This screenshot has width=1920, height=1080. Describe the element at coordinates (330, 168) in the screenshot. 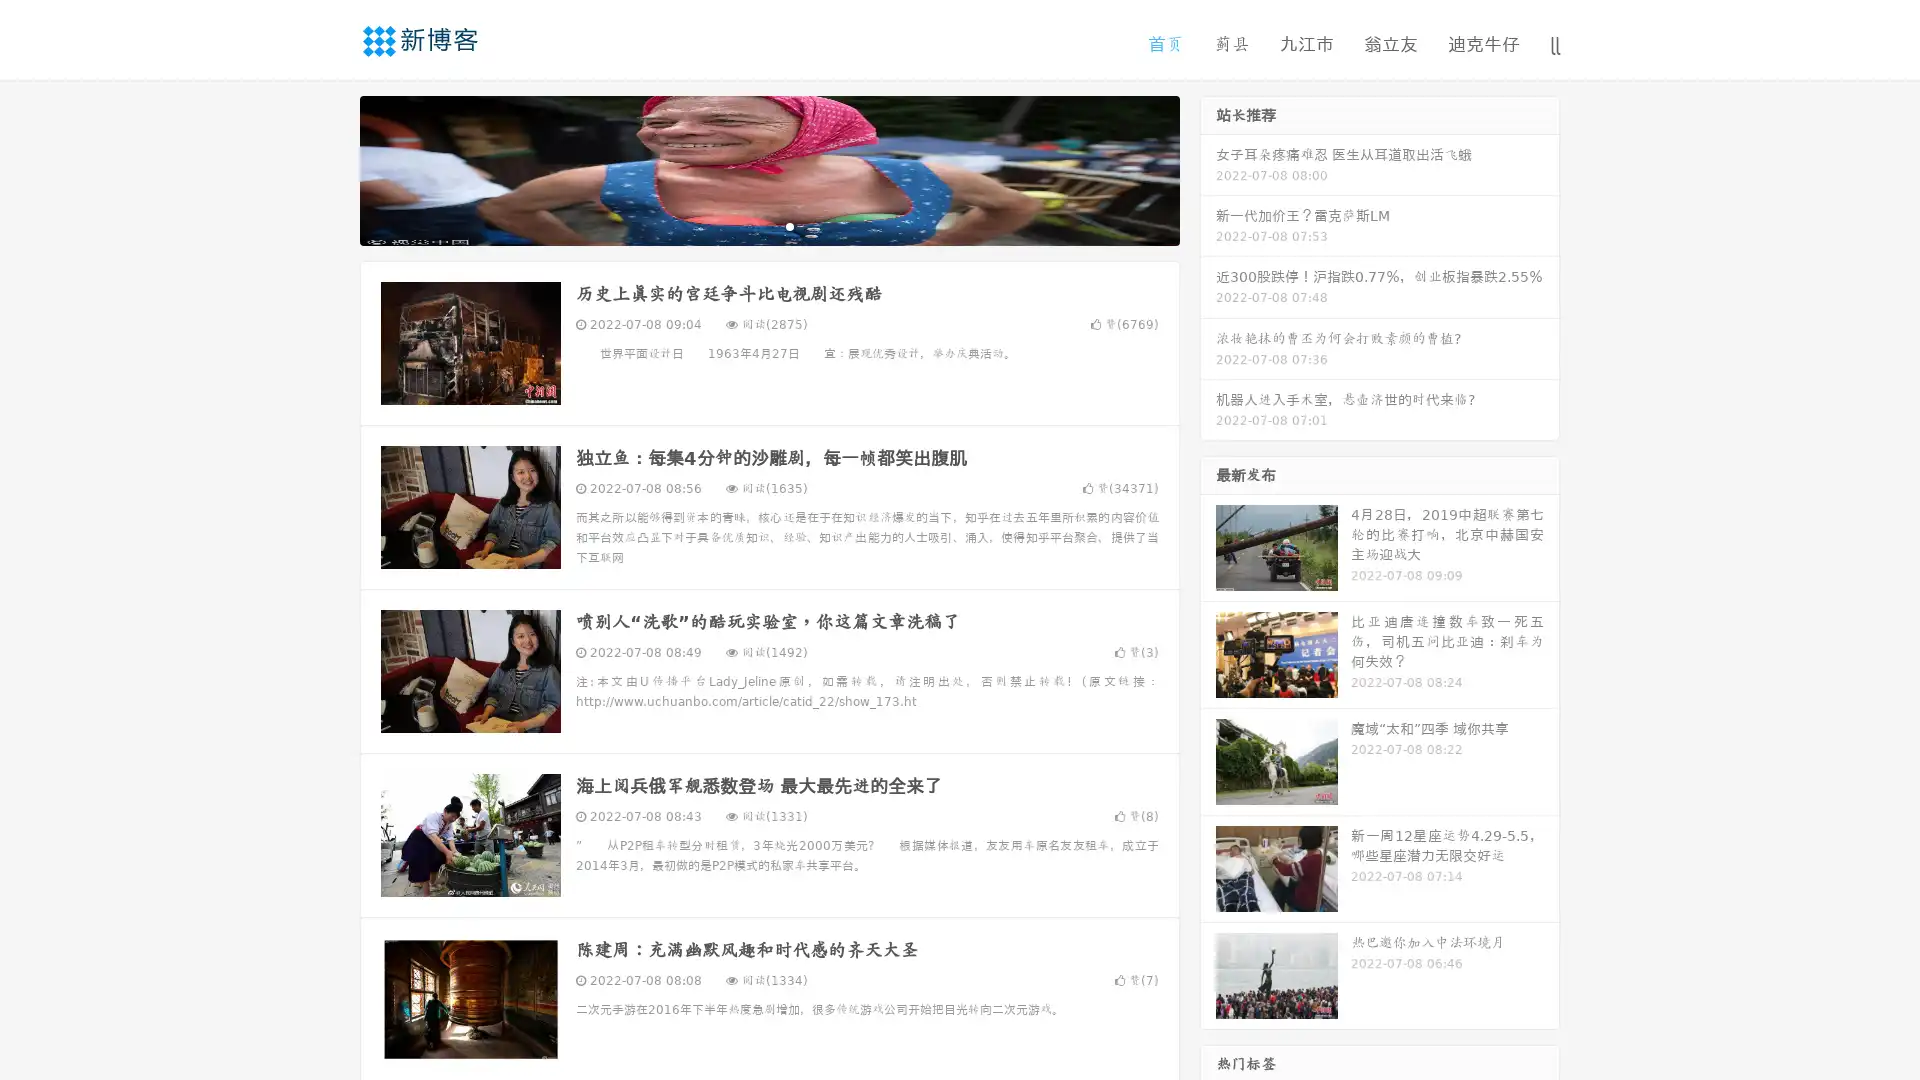

I see `Previous slide` at that location.